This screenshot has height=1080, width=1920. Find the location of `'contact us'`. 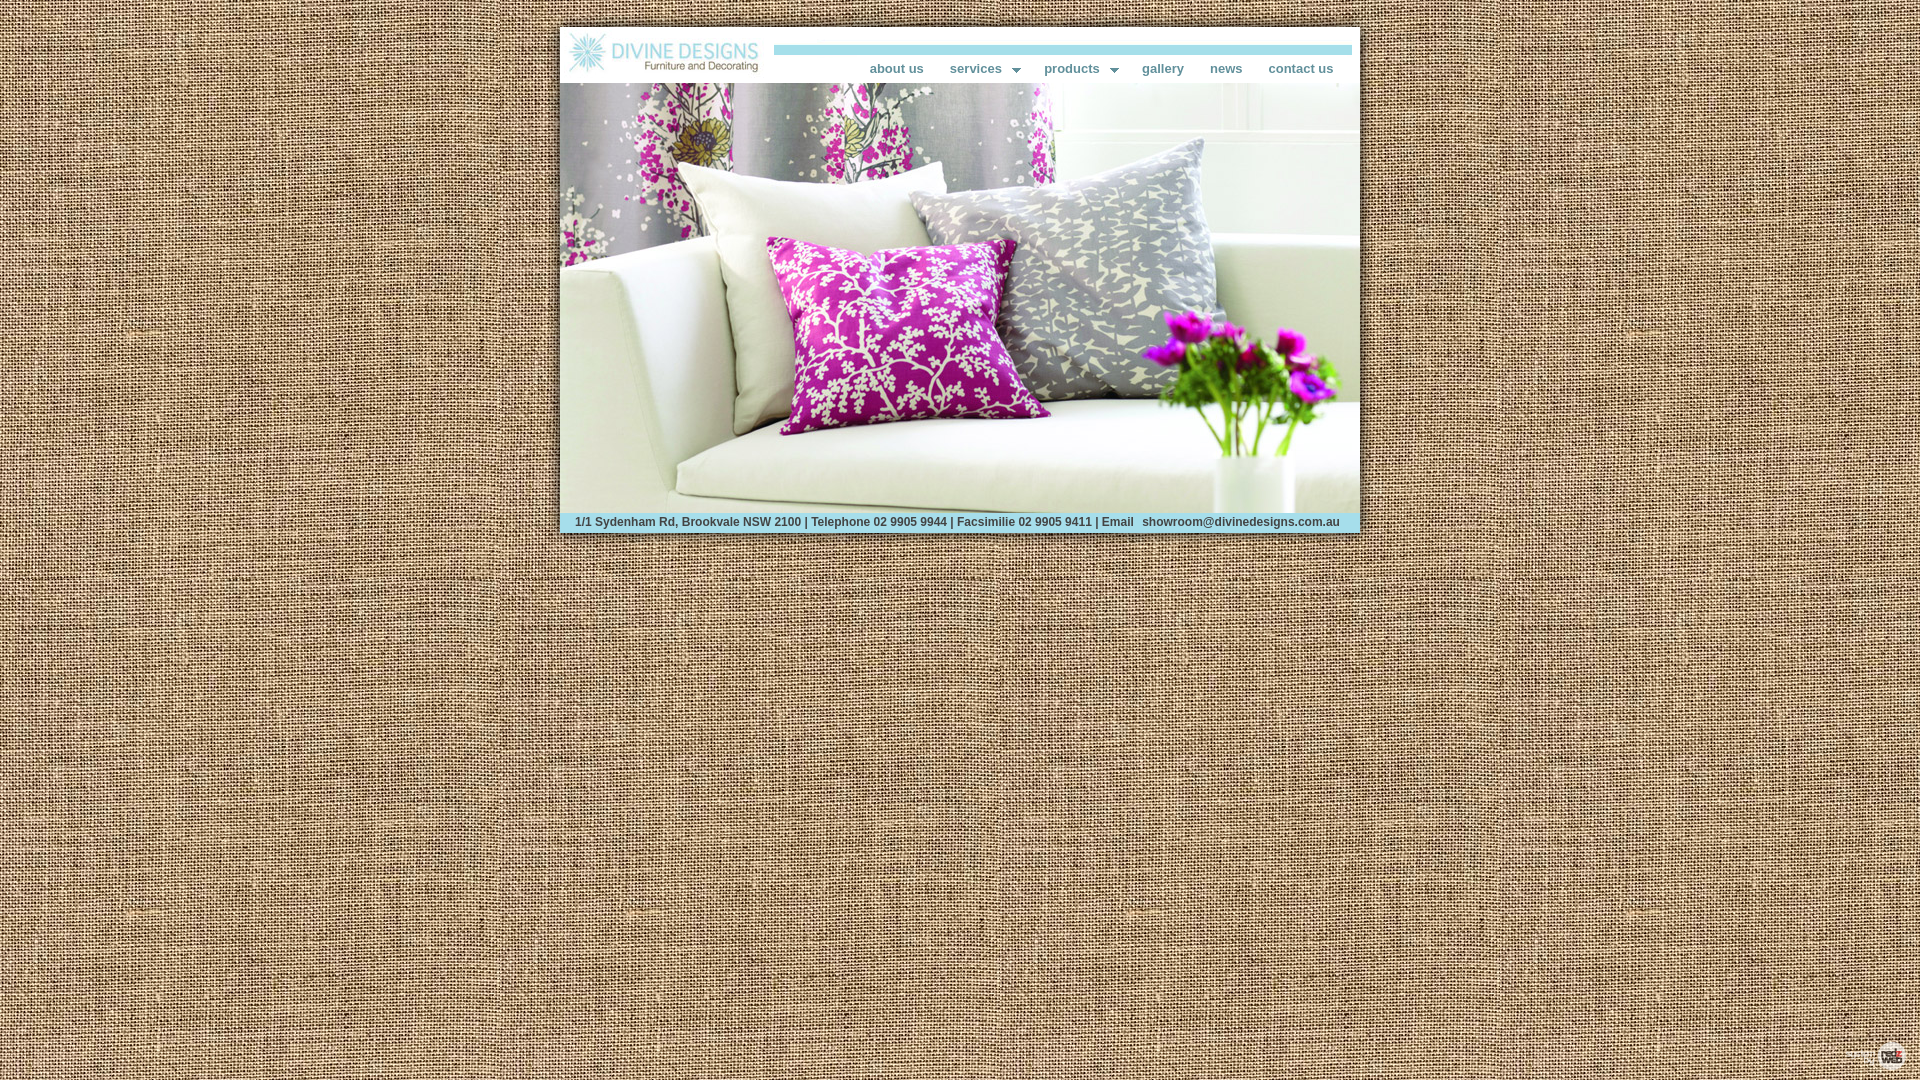

'contact us' is located at coordinates (1300, 67).